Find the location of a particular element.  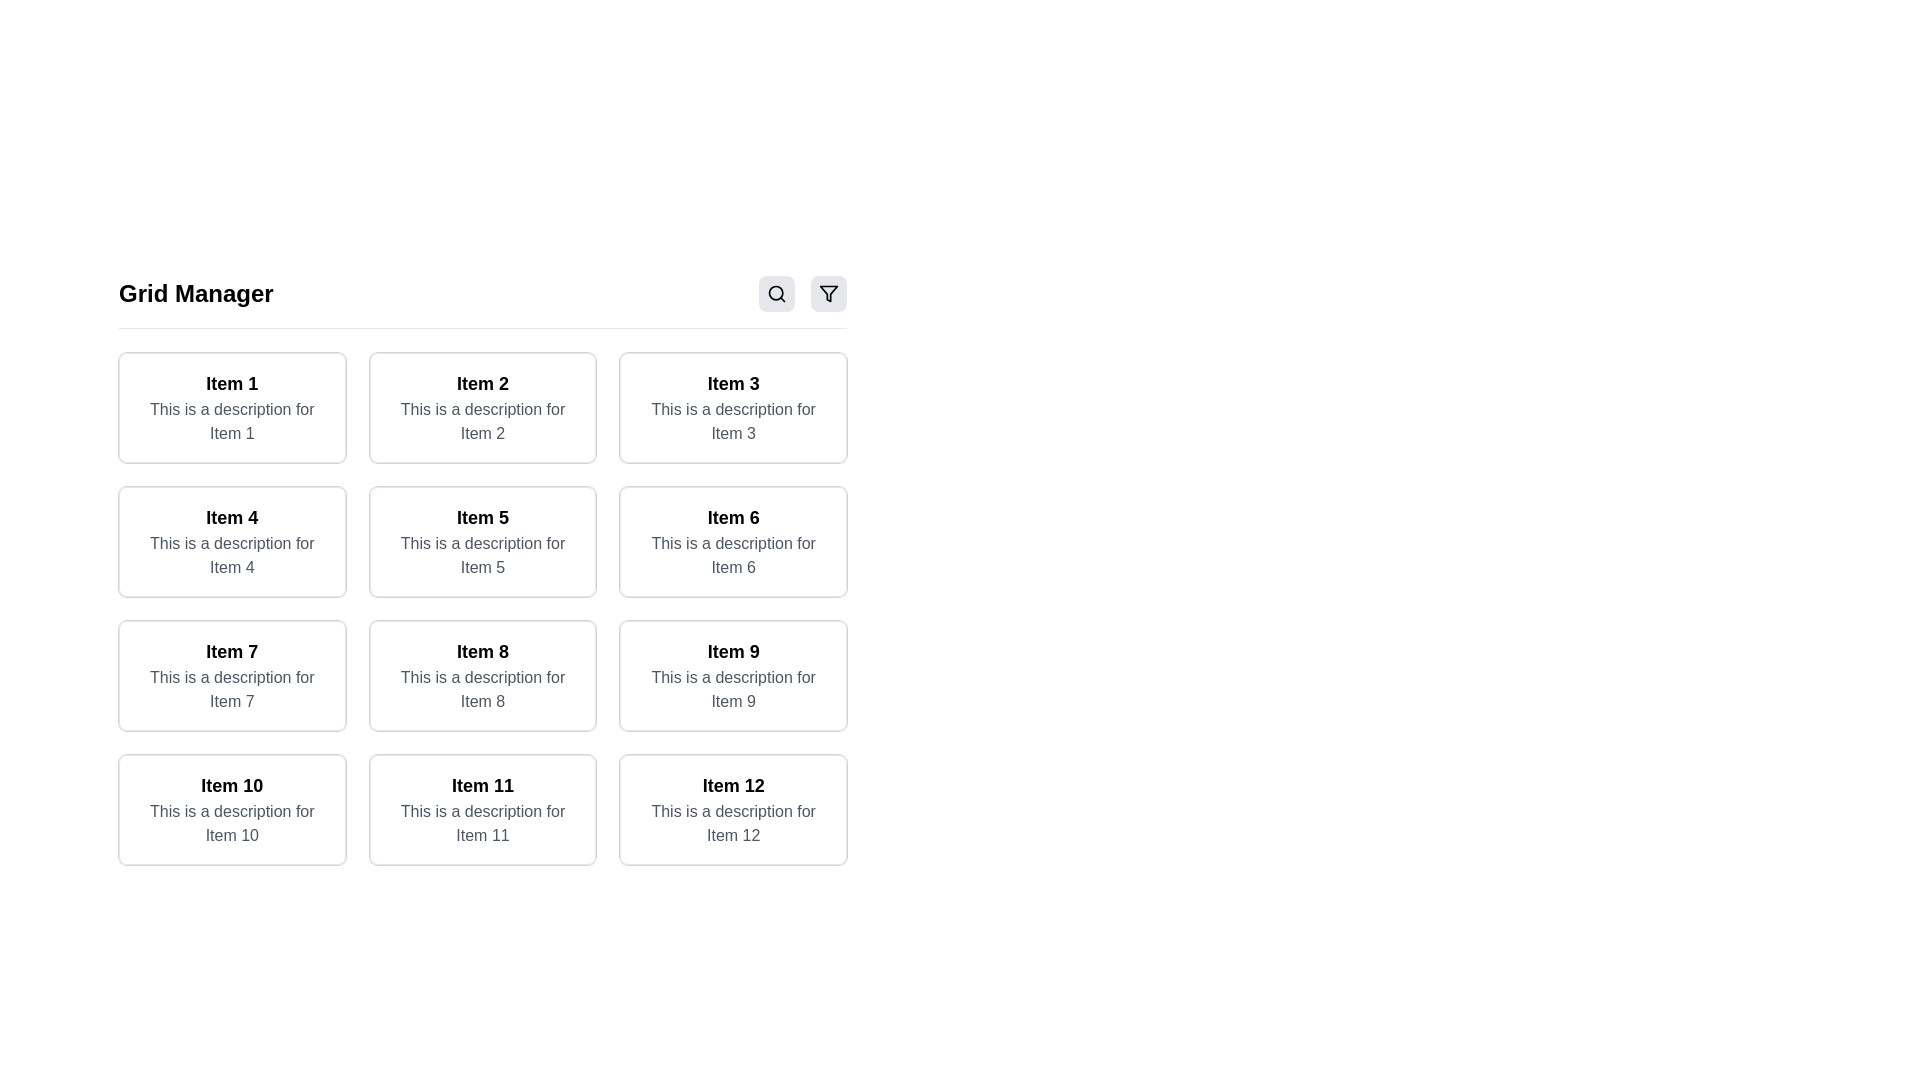

descriptive text label providing additional information about 'Item 6' located below the text 'Item 6' in the sixth grid item of a 4x3 layout is located at coordinates (732, 555).